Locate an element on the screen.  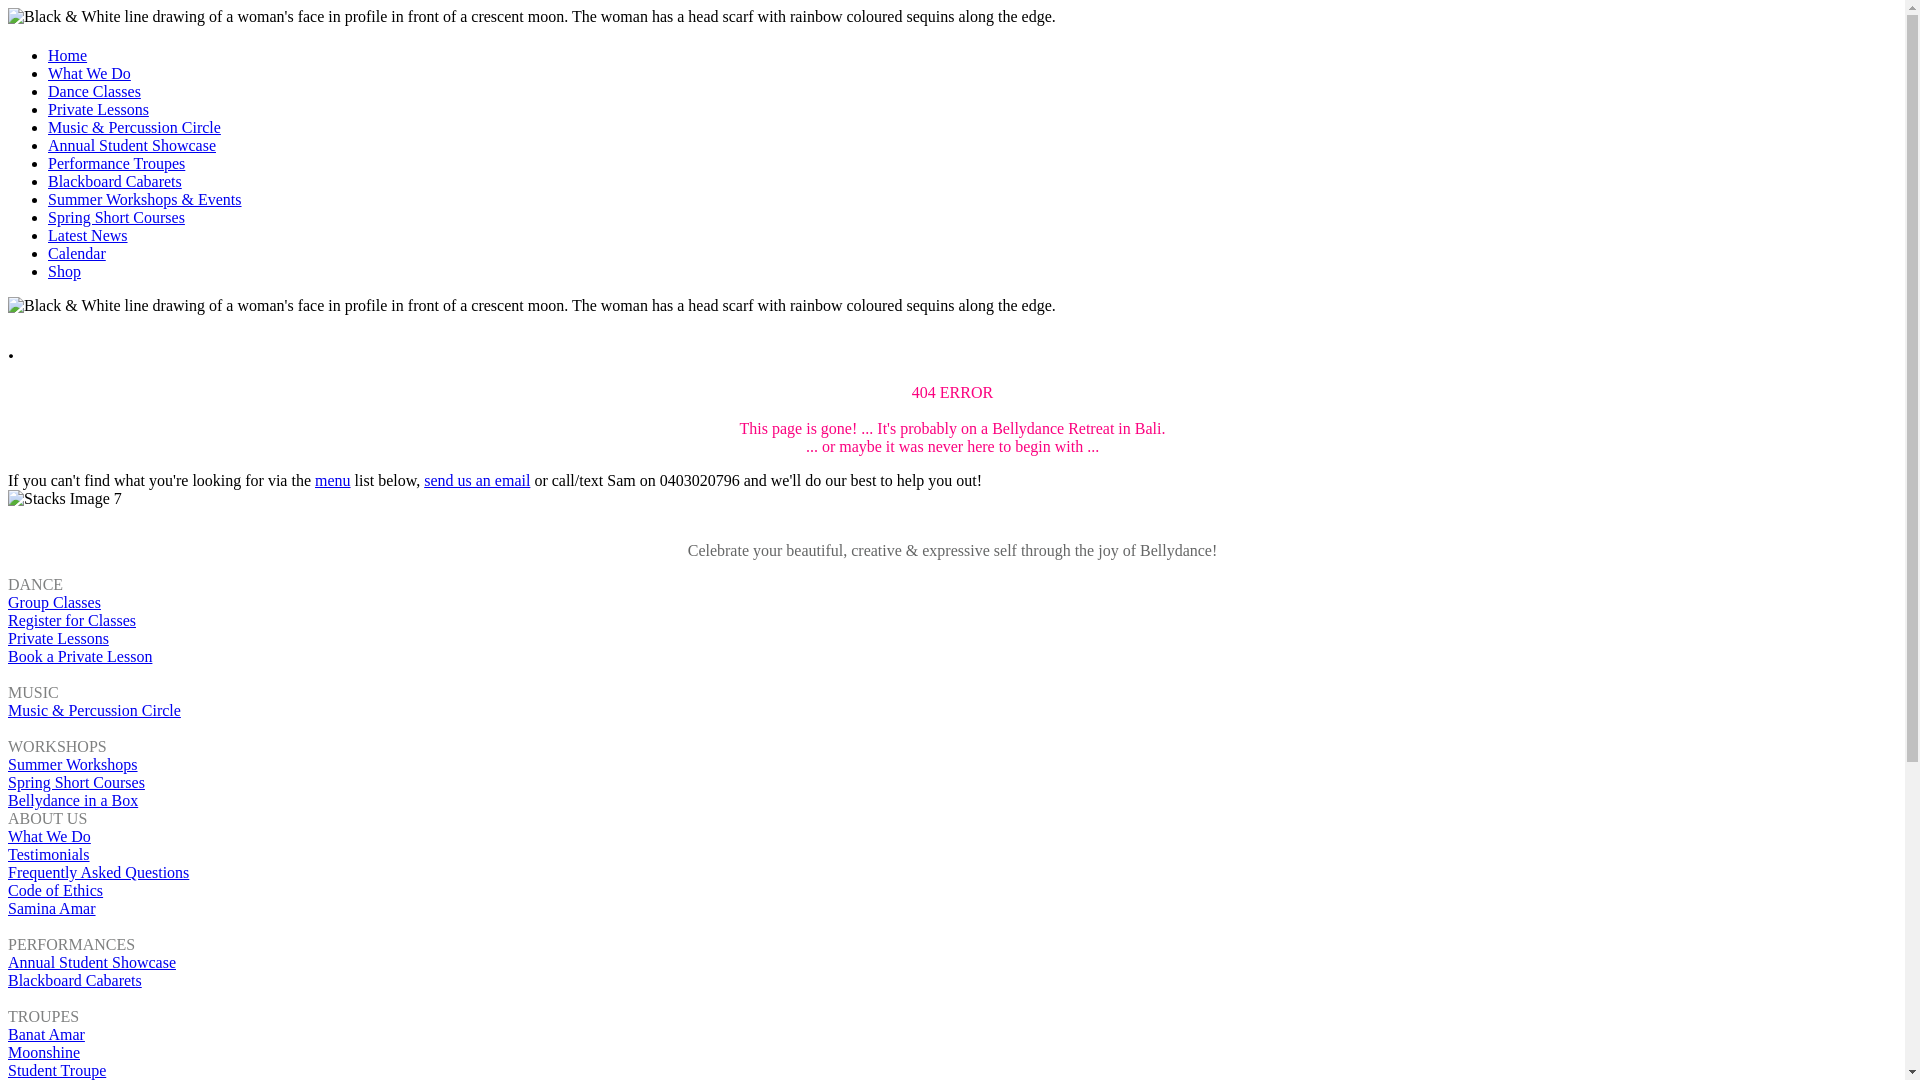
'Bellydance in a Box' is located at coordinates (72, 799).